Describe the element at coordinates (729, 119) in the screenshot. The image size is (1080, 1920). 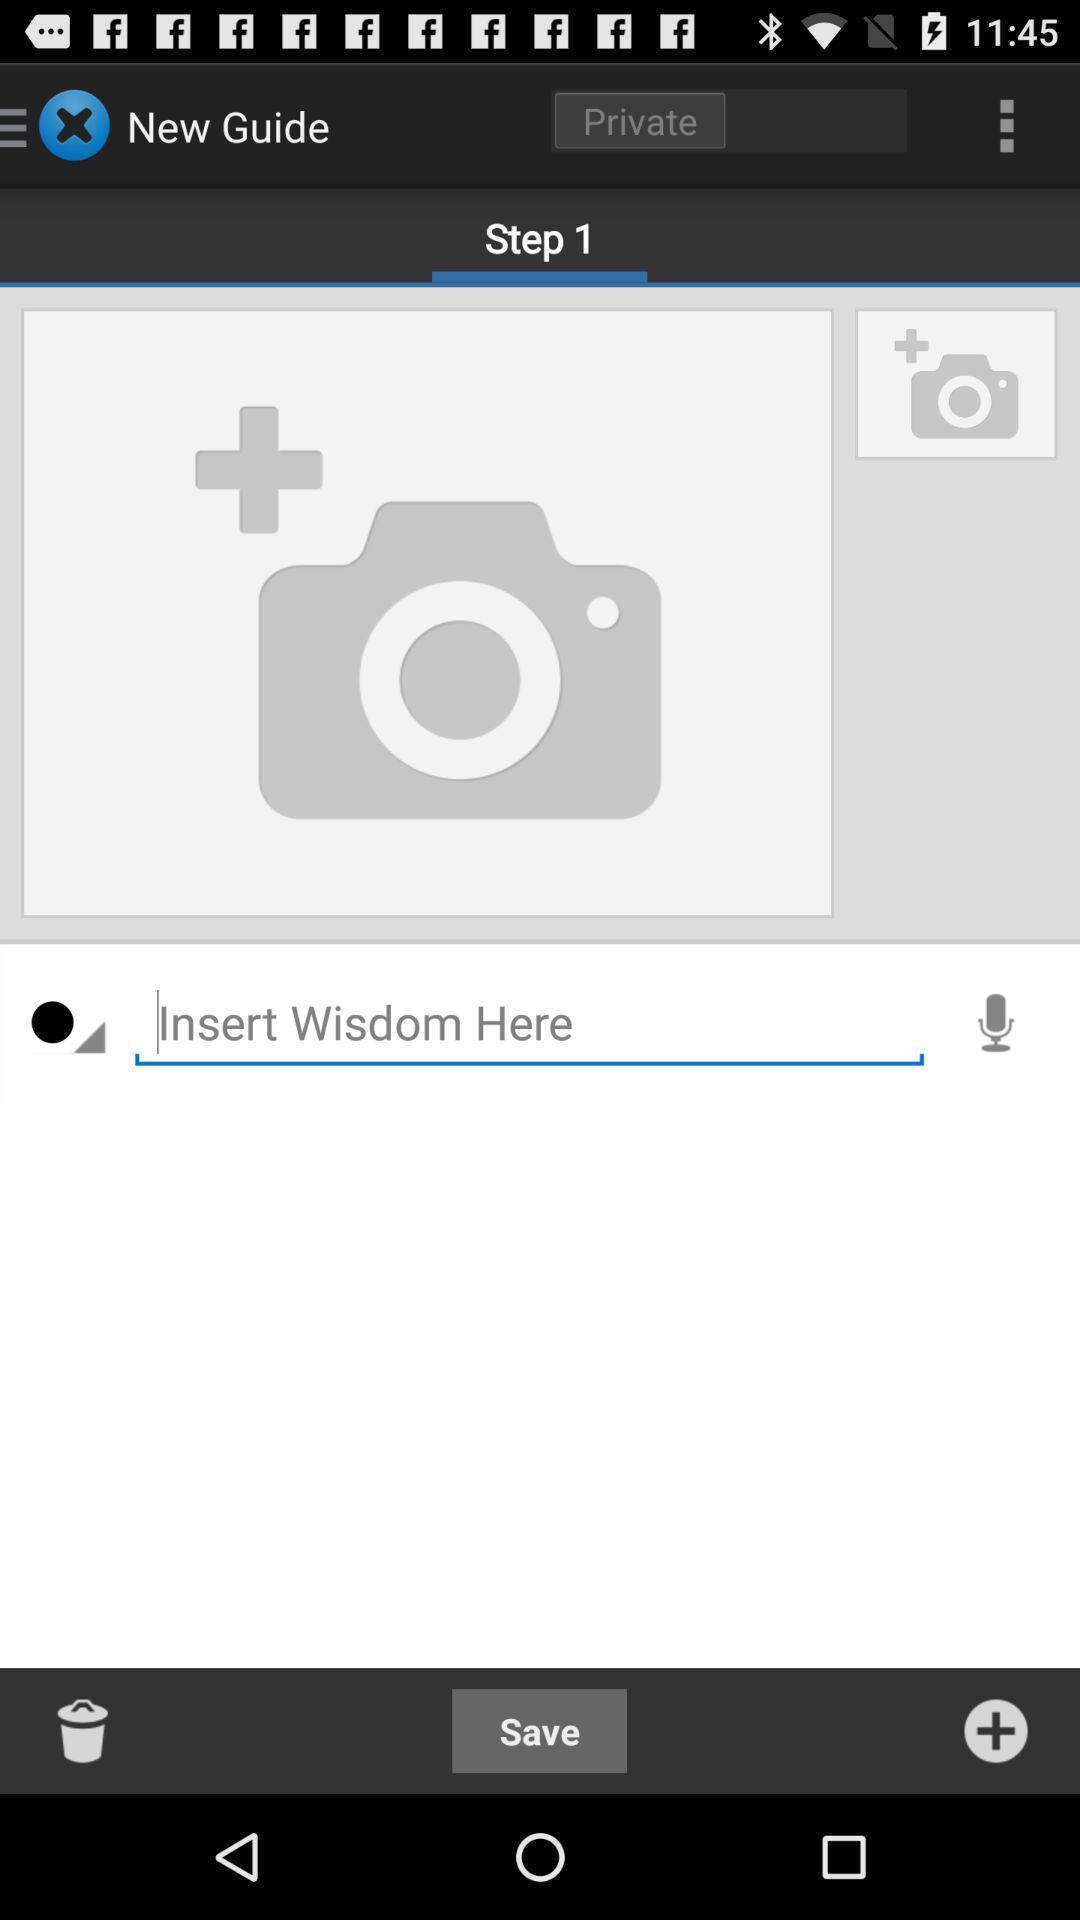
I see `the icon next to the new guide icon` at that location.